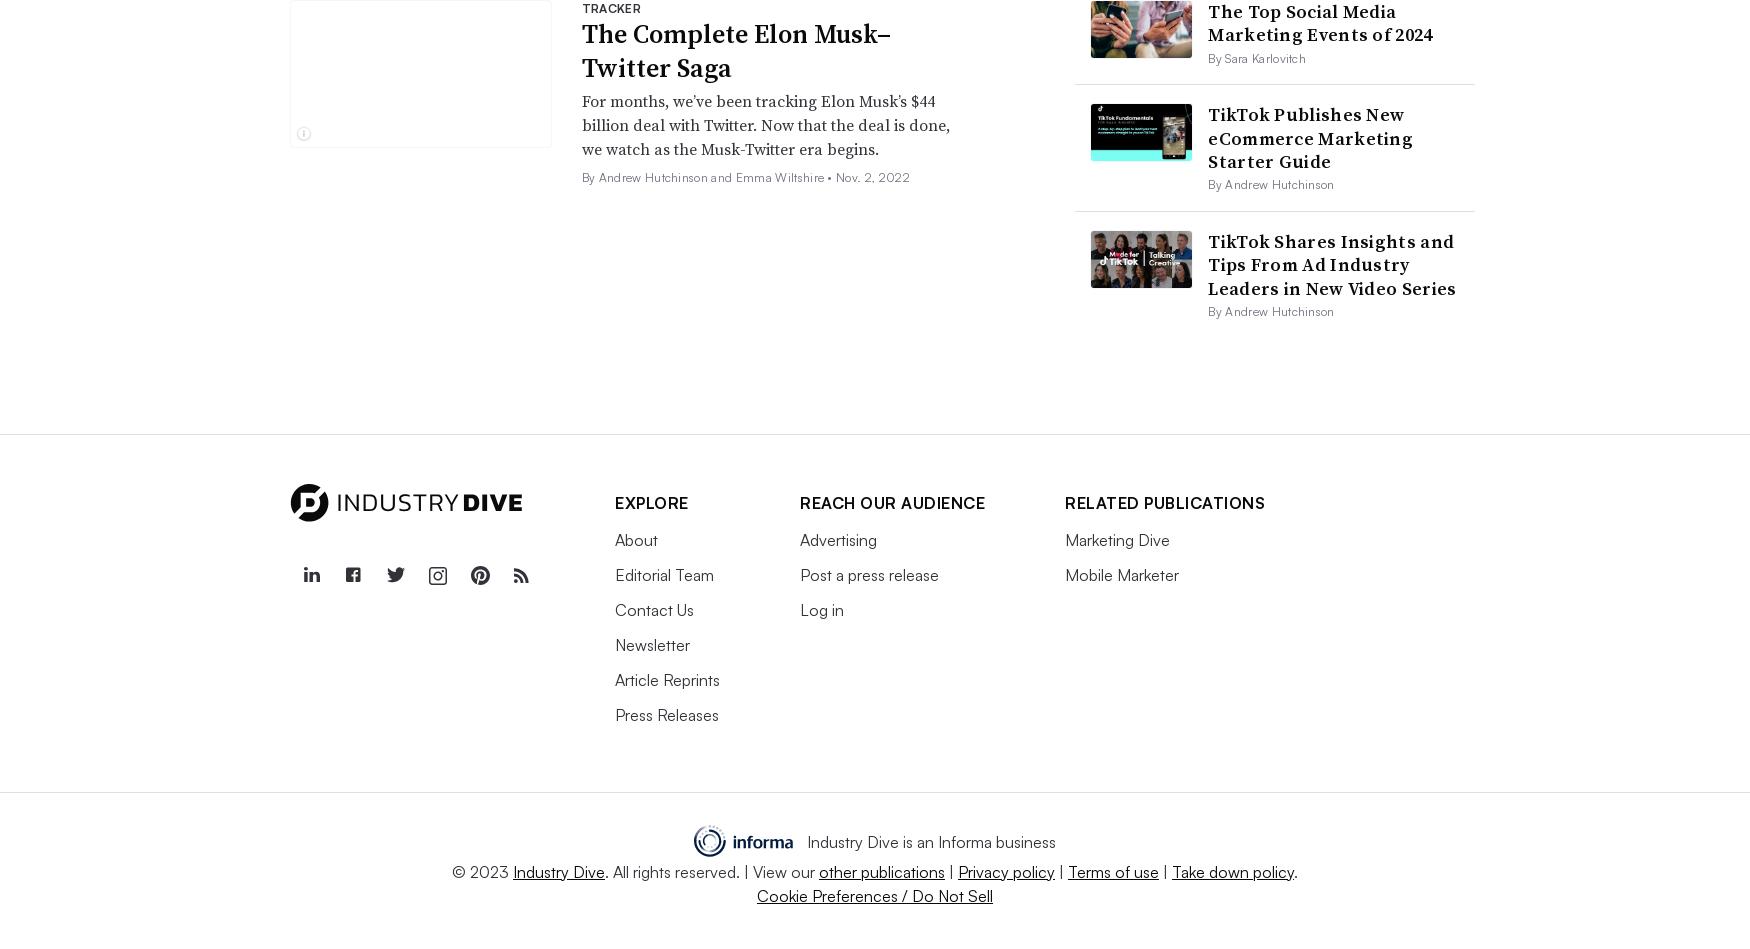  What do you see at coordinates (891, 501) in the screenshot?
I see `'Reach our audience'` at bounding box center [891, 501].